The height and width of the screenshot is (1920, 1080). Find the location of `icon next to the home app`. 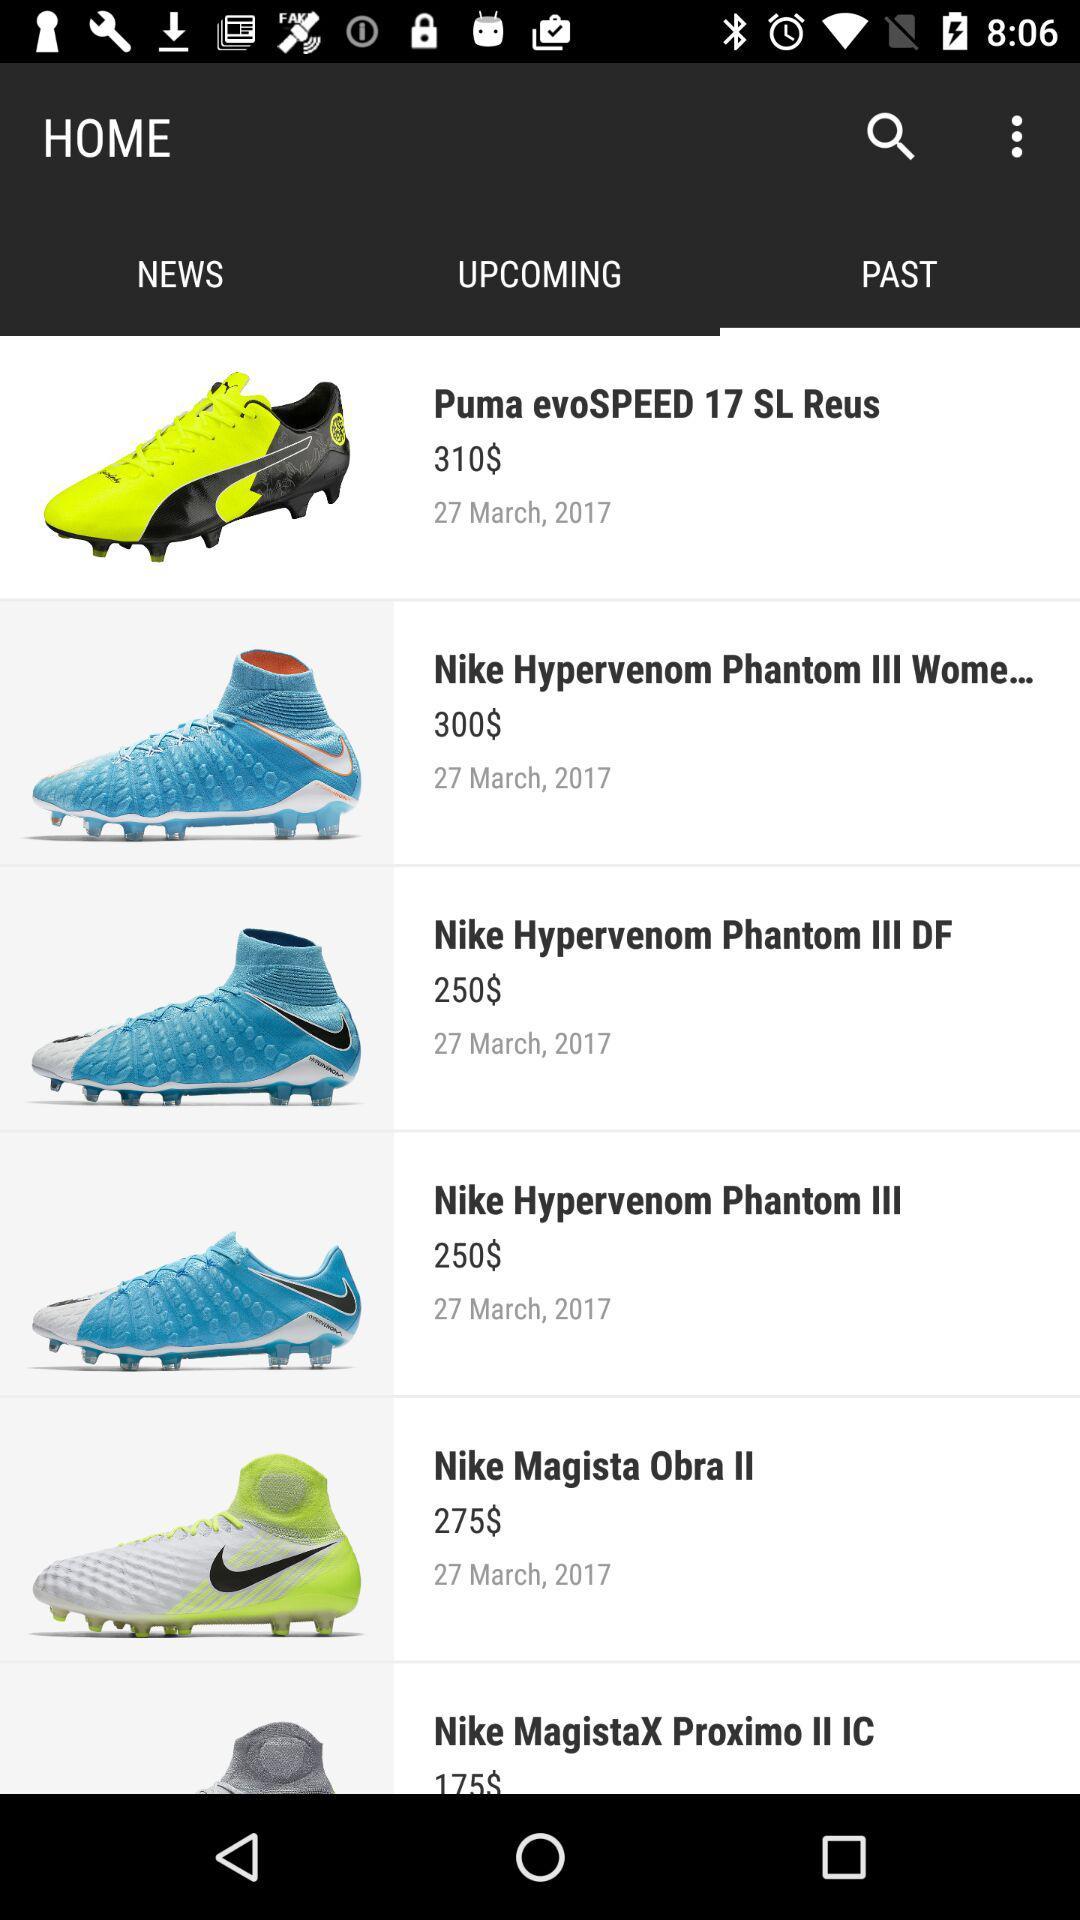

icon next to the home app is located at coordinates (890, 135).